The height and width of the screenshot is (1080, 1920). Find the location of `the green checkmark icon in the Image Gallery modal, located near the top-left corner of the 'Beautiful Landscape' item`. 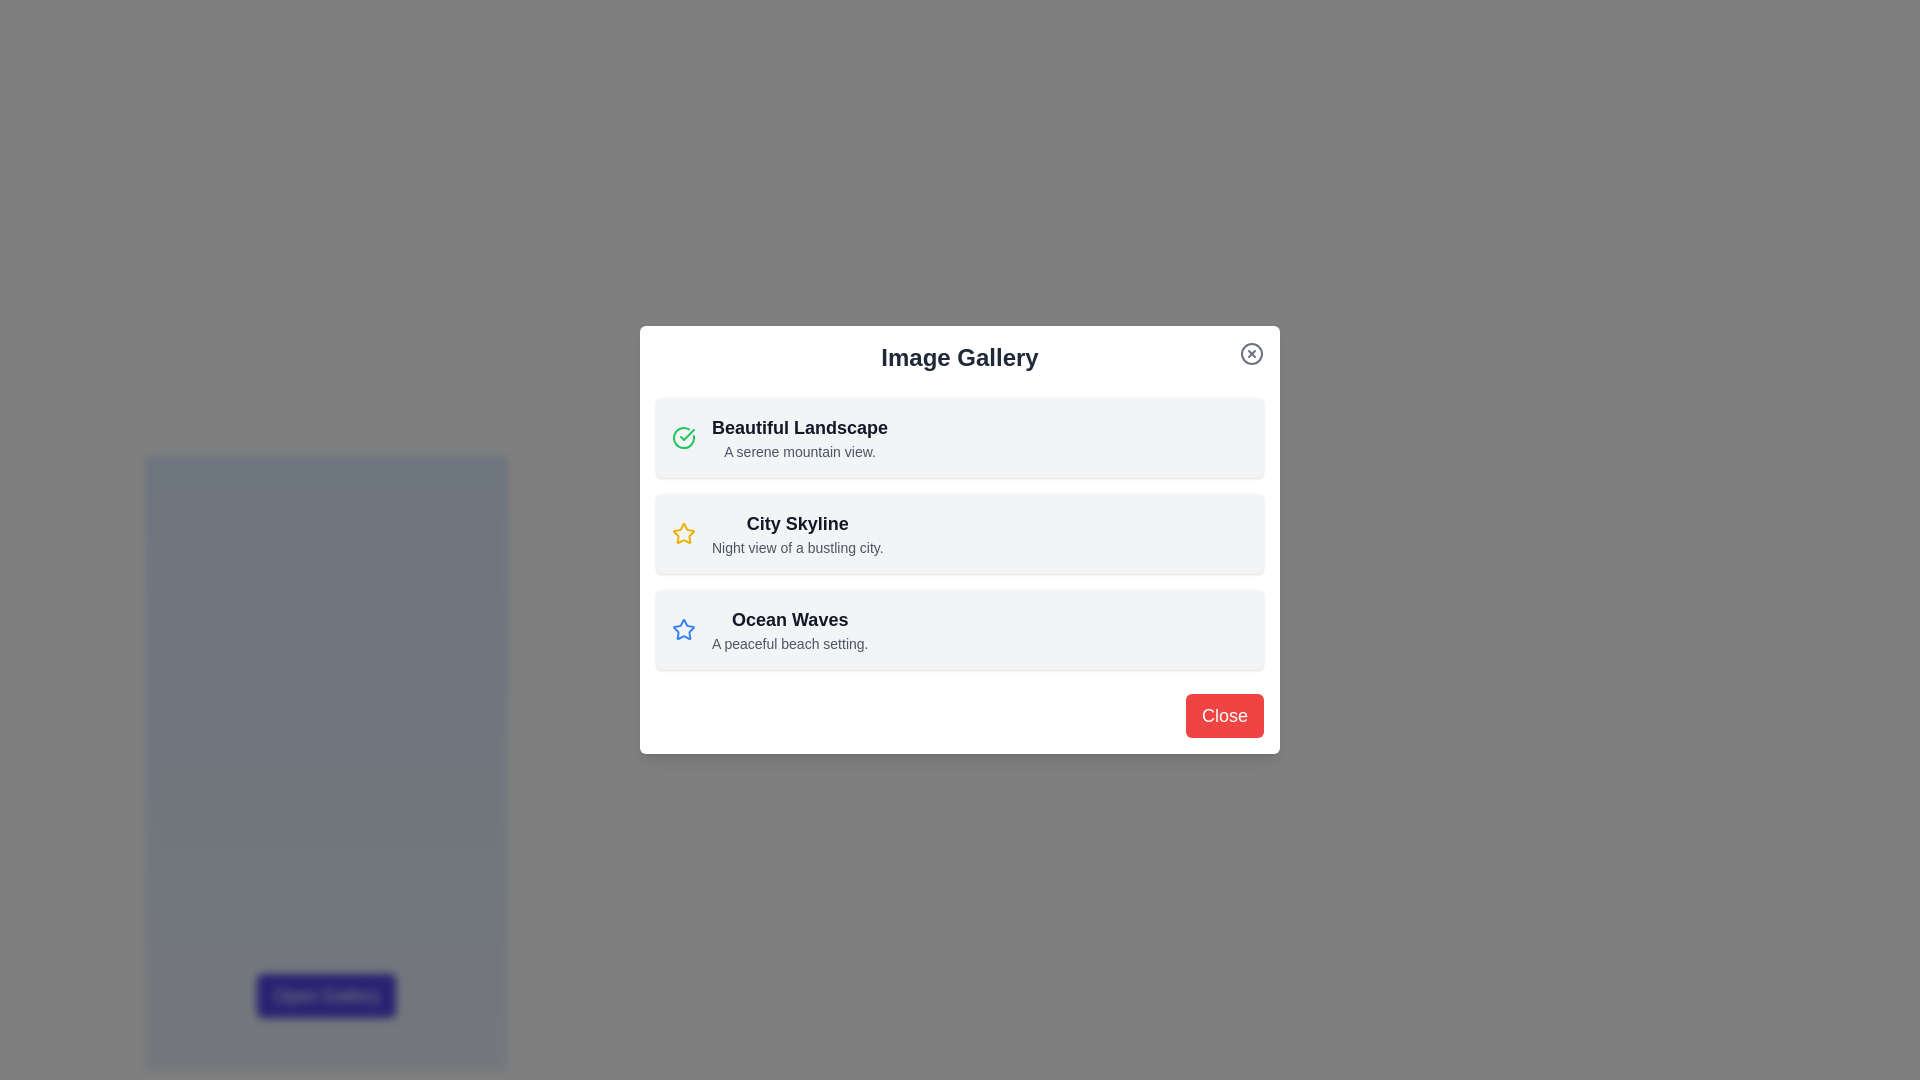

the green checkmark icon in the Image Gallery modal, located near the top-left corner of the 'Beautiful Landscape' item is located at coordinates (687, 434).